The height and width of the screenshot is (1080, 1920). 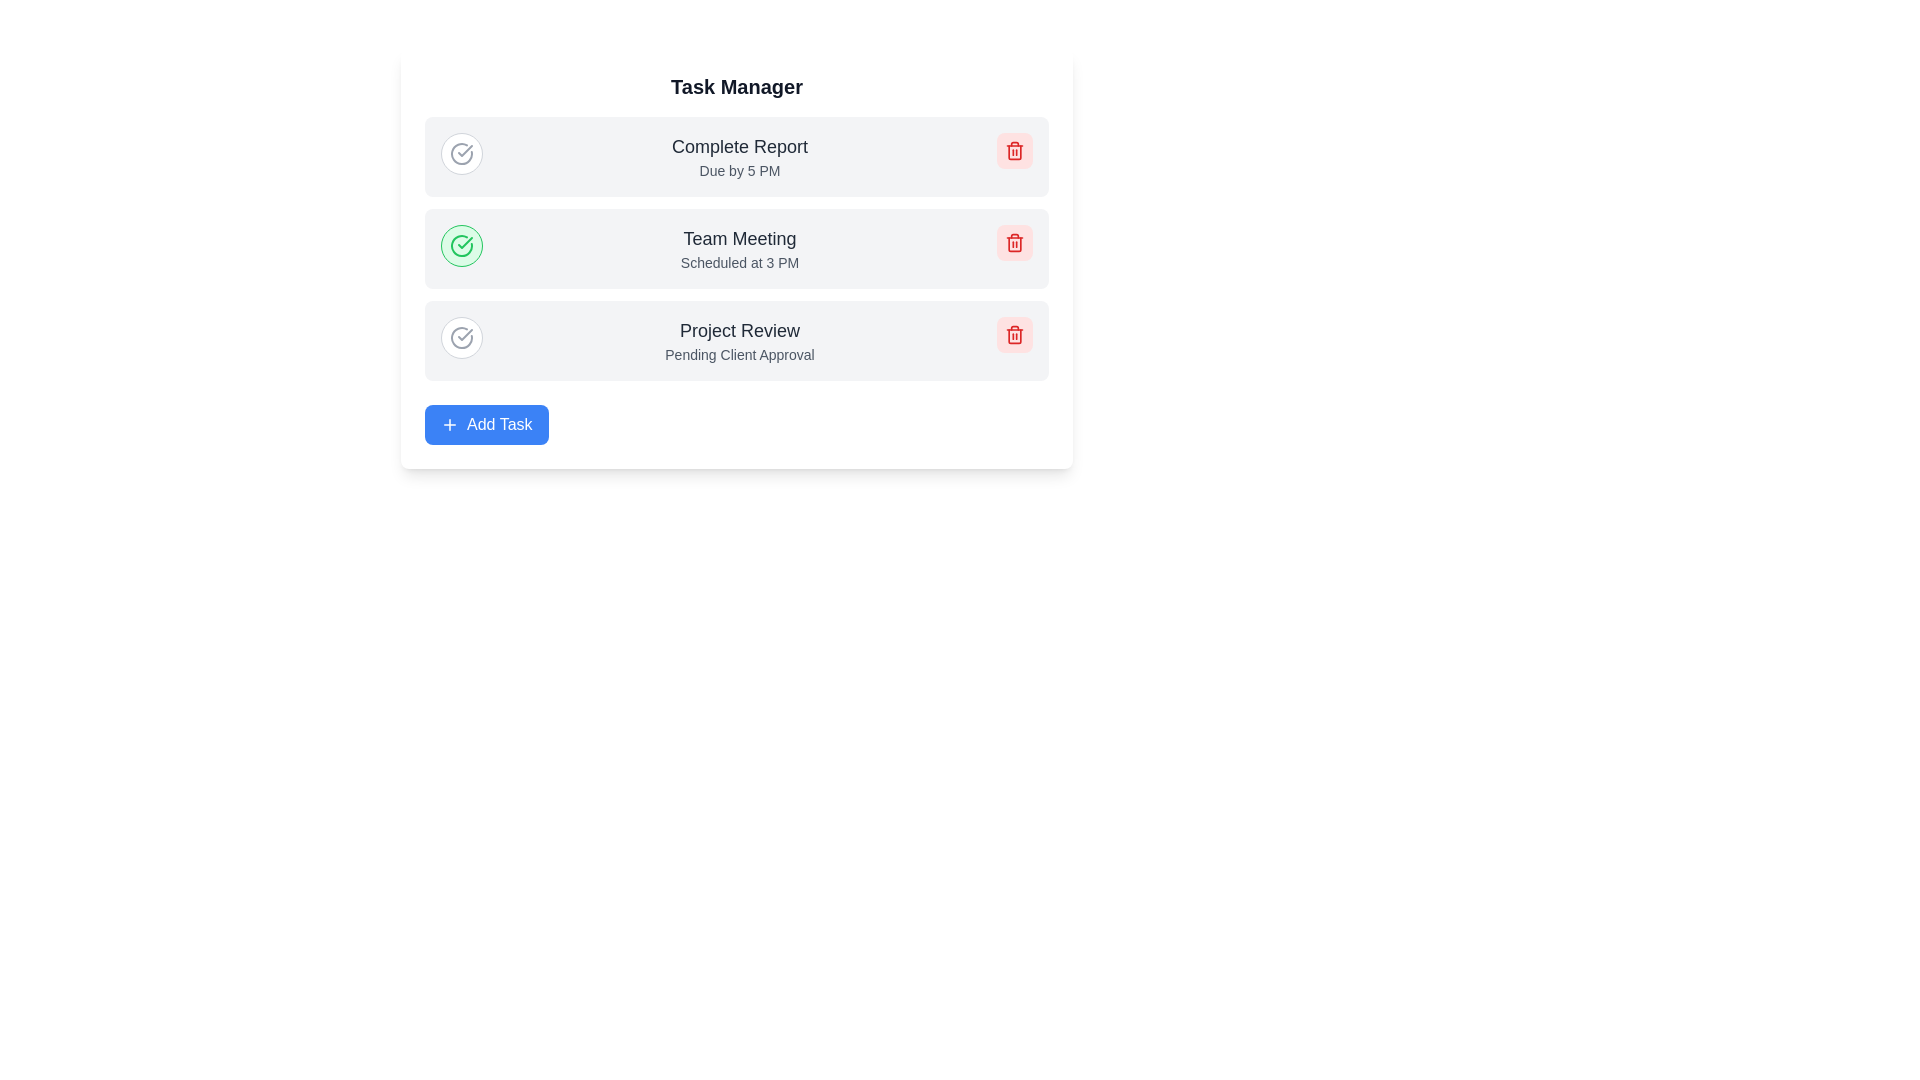 What do you see at coordinates (738, 248) in the screenshot?
I see `the non-interactive Text display element that shows details of a scheduled item, specifically the second item in the list located between the green check icon and the red delete button` at bounding box center [738, 248].